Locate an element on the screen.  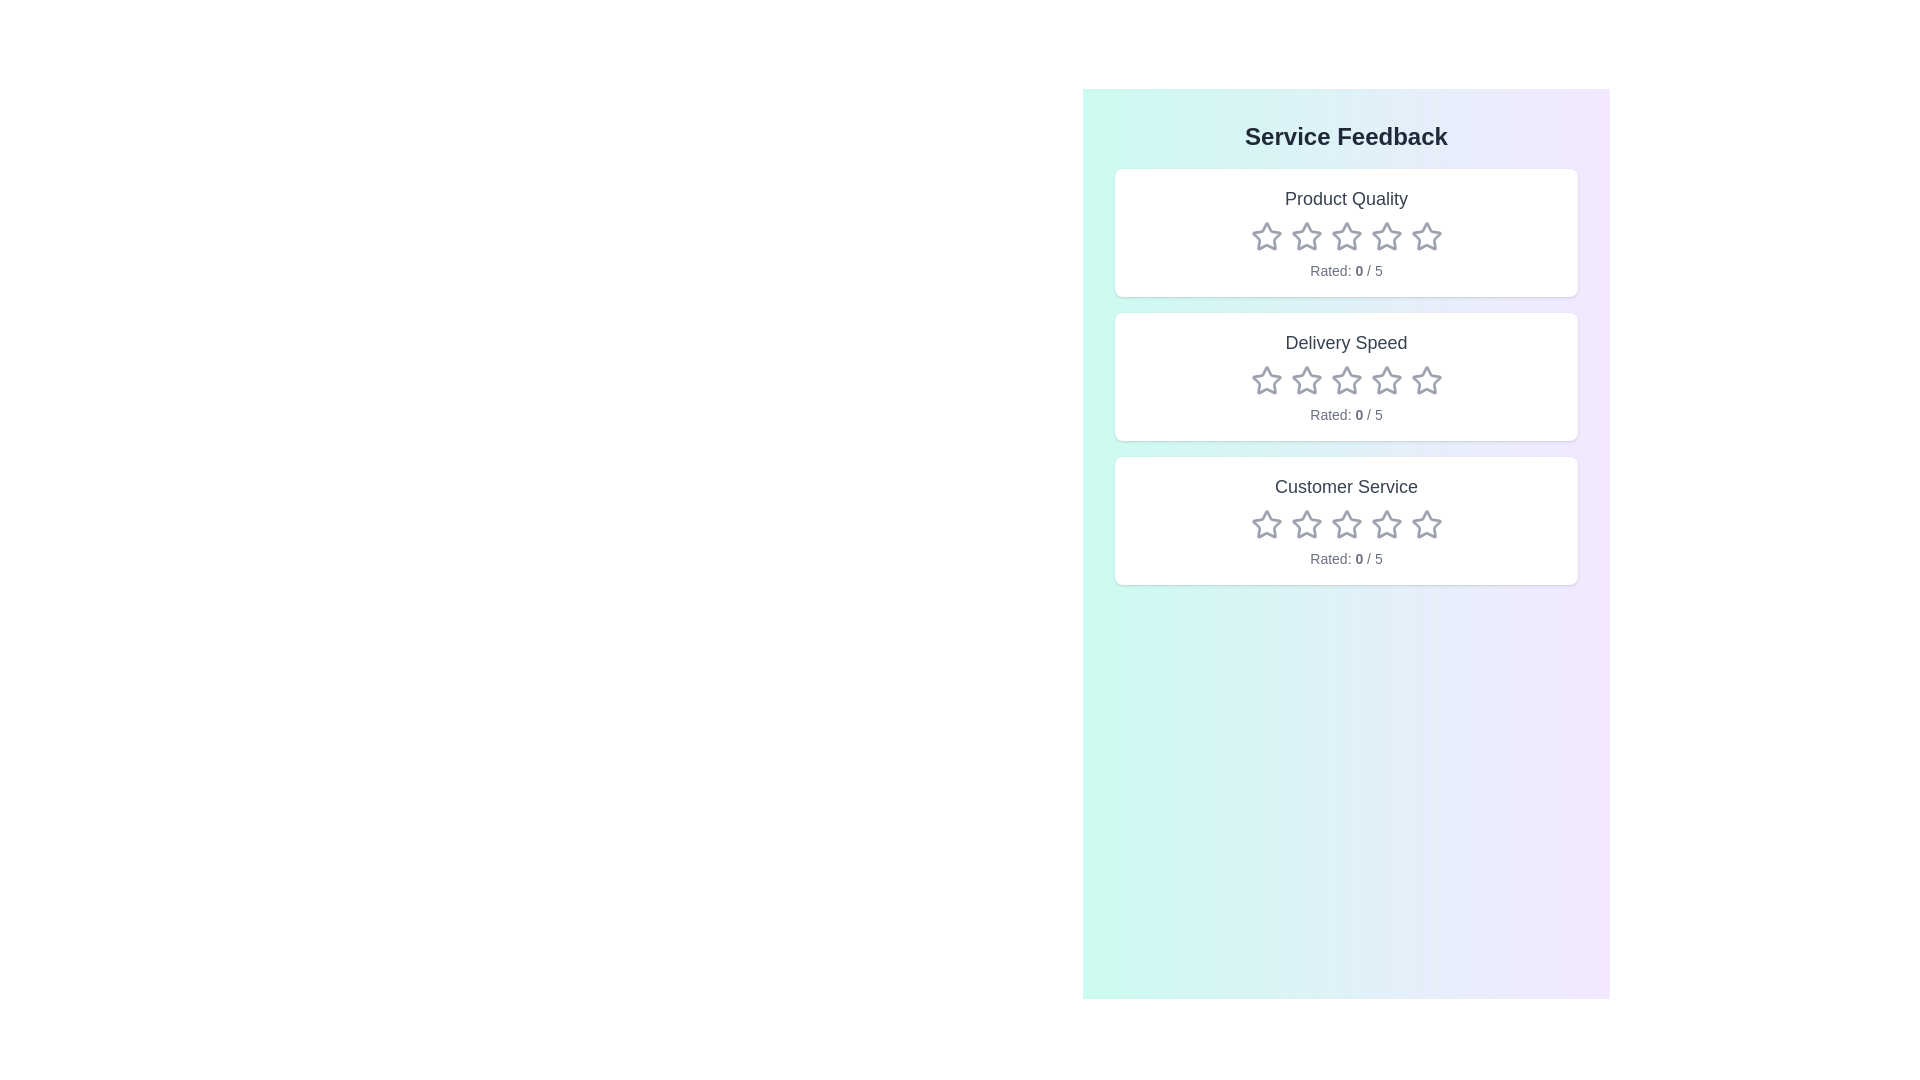
the rating for the category Customer Service to 1 stars is located at coordinates (1265, 523).